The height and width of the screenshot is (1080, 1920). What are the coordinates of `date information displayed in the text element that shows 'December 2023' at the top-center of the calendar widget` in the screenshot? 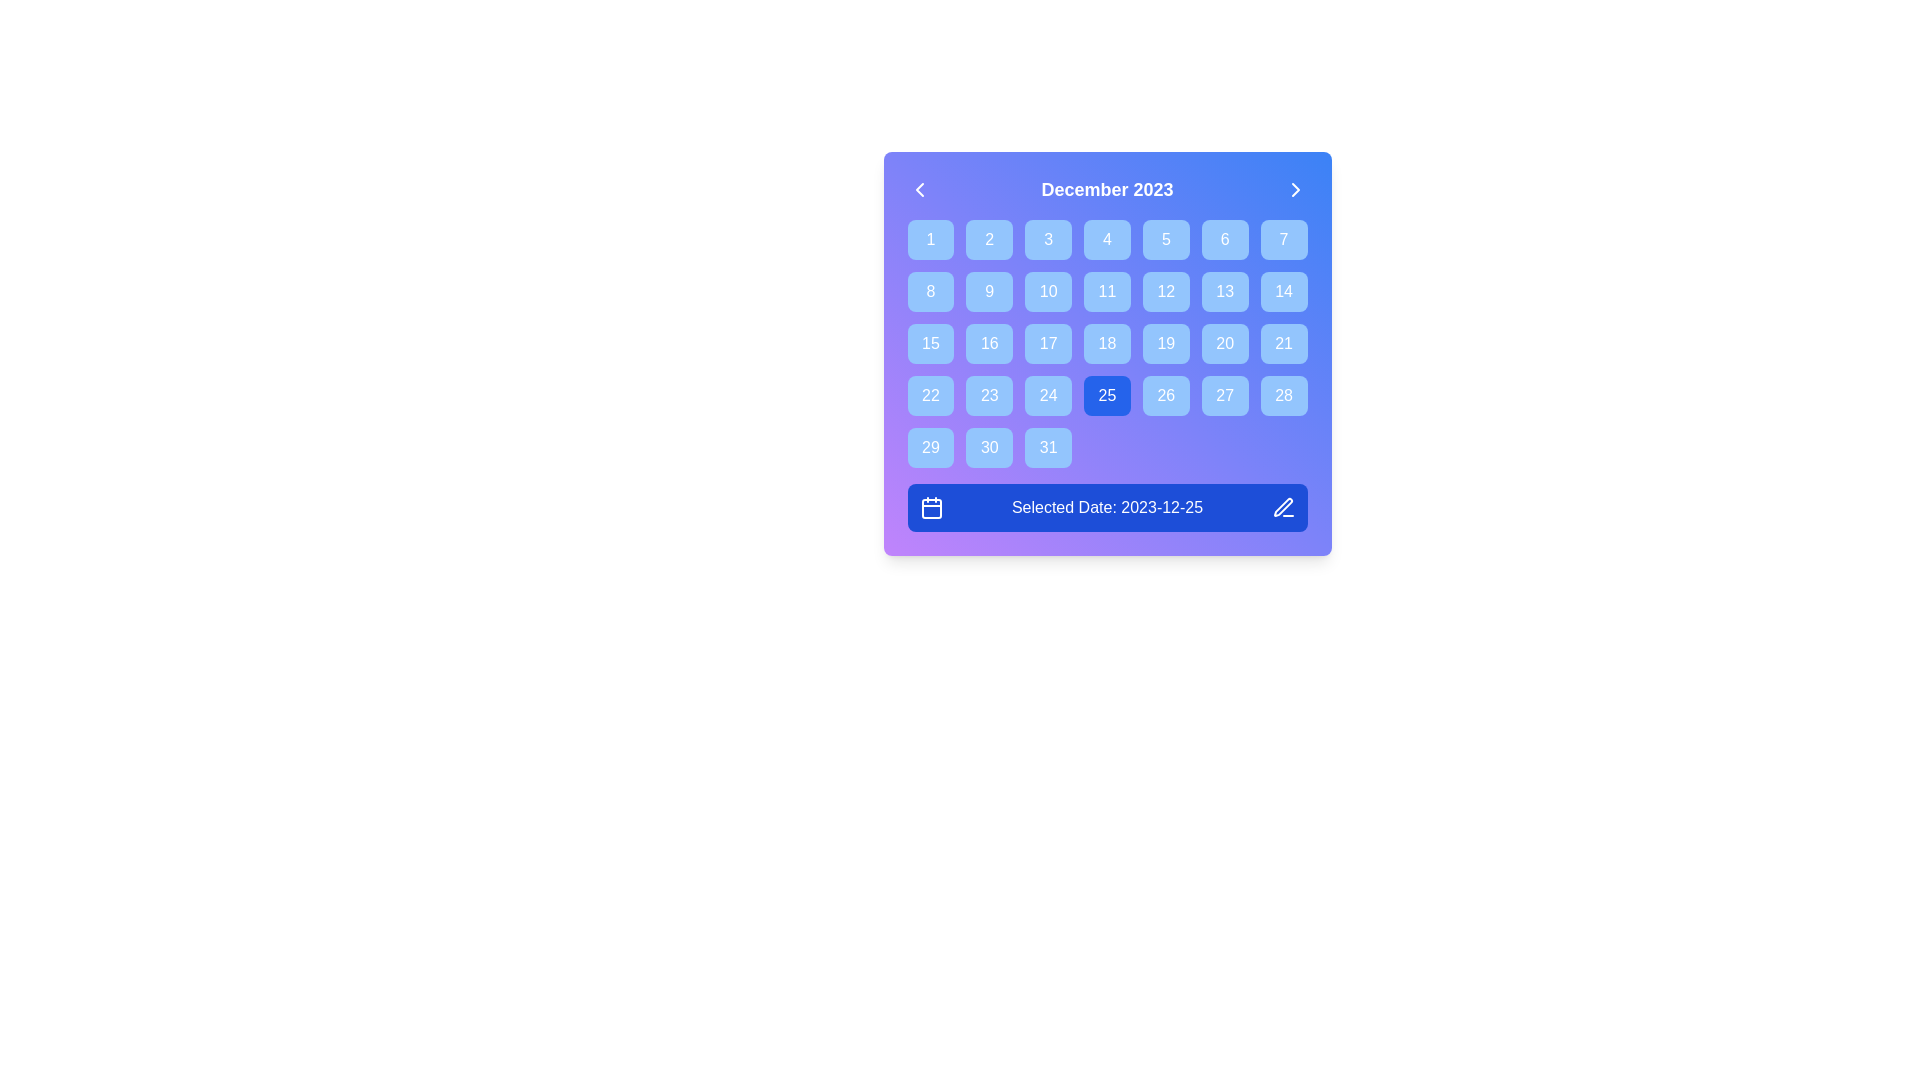 It's located at (1106, 189).